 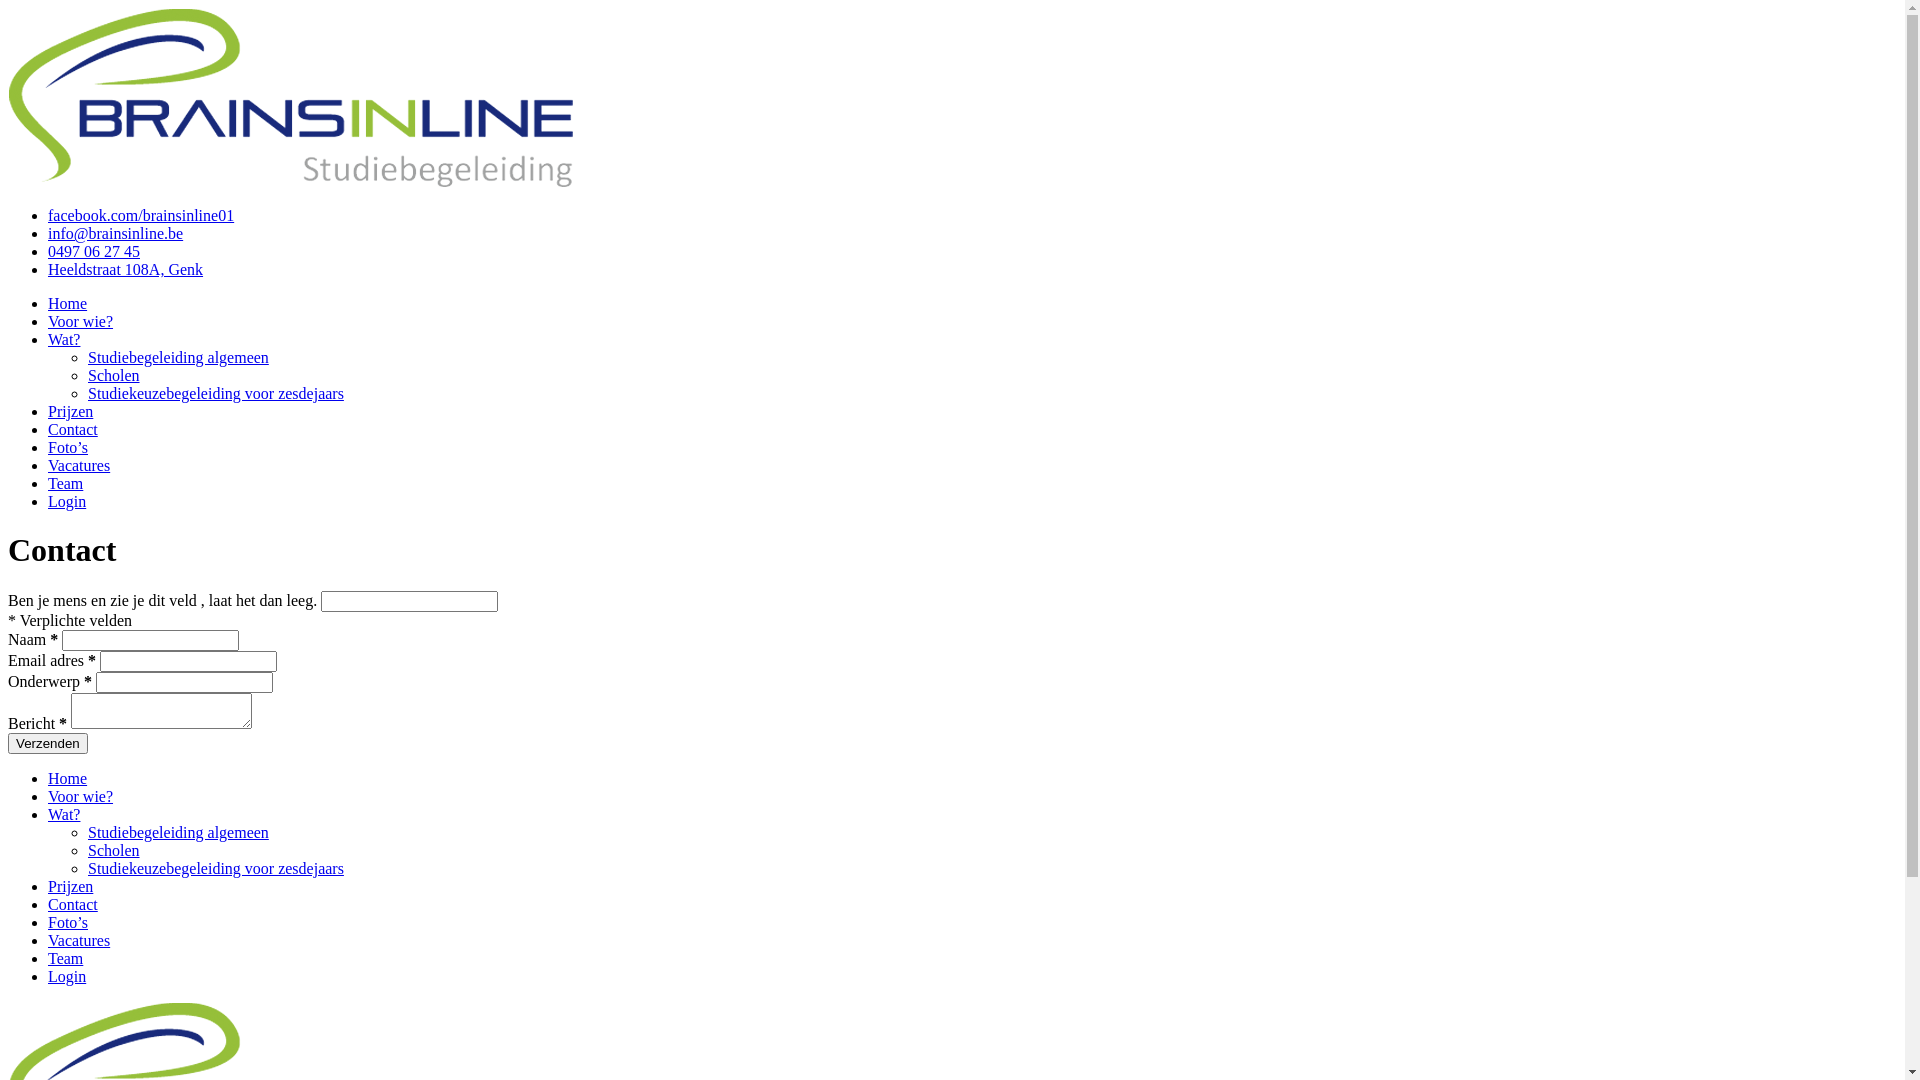 I want to click on 'Wat?', so click(x=63, y=814).